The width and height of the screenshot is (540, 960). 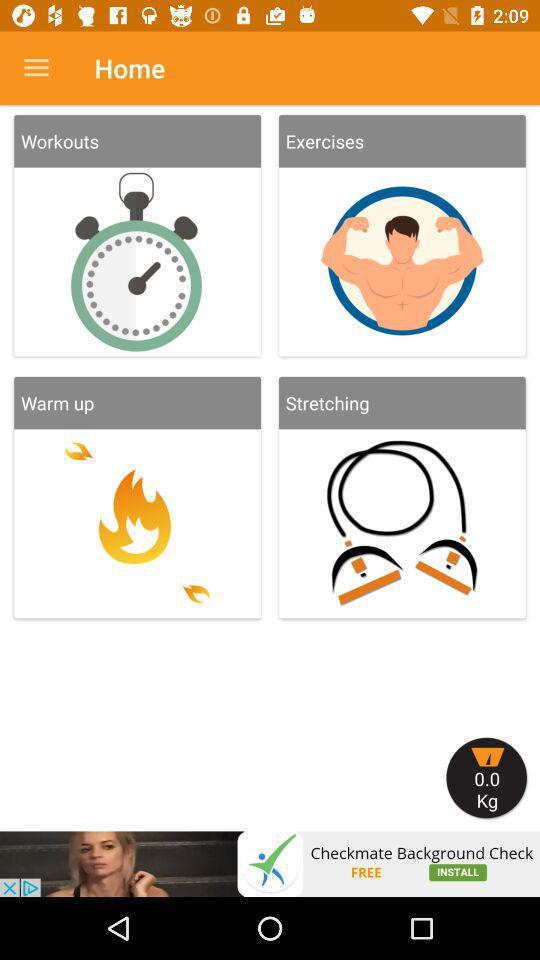 What do you see at coordinates (486, 777) in the screenshot?
I see `show cart` at bounding box center [486, 777].